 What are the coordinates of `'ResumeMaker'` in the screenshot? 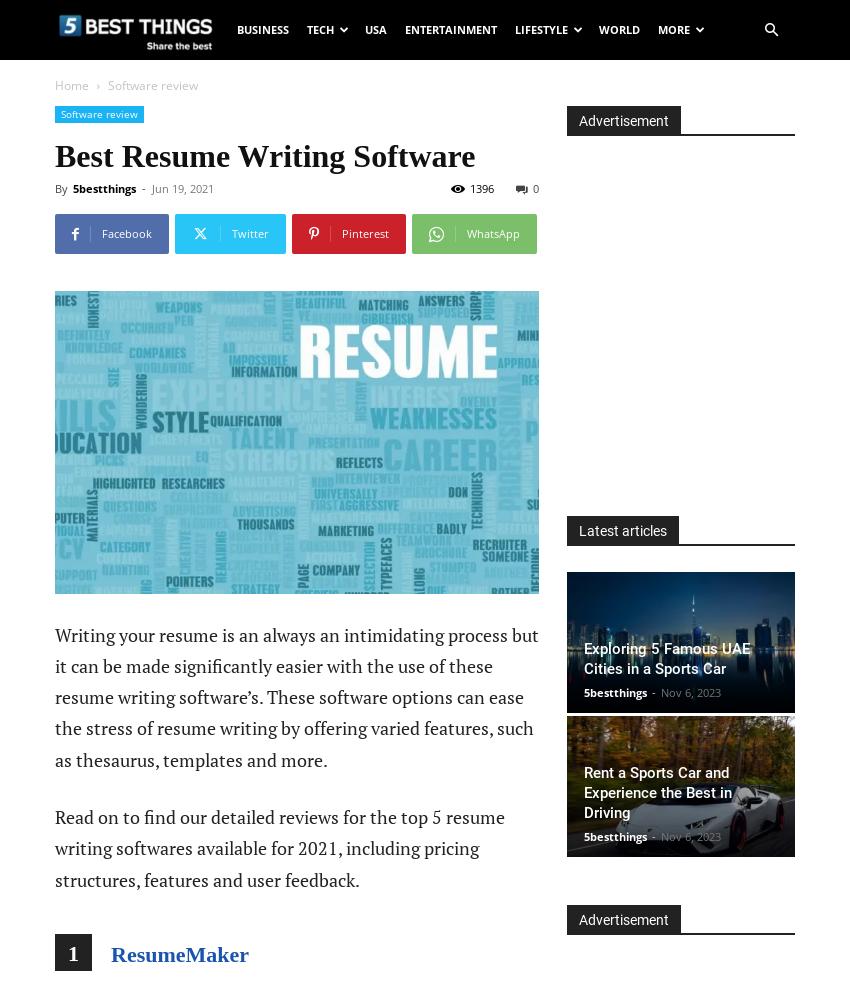 It's located at (179, 954).